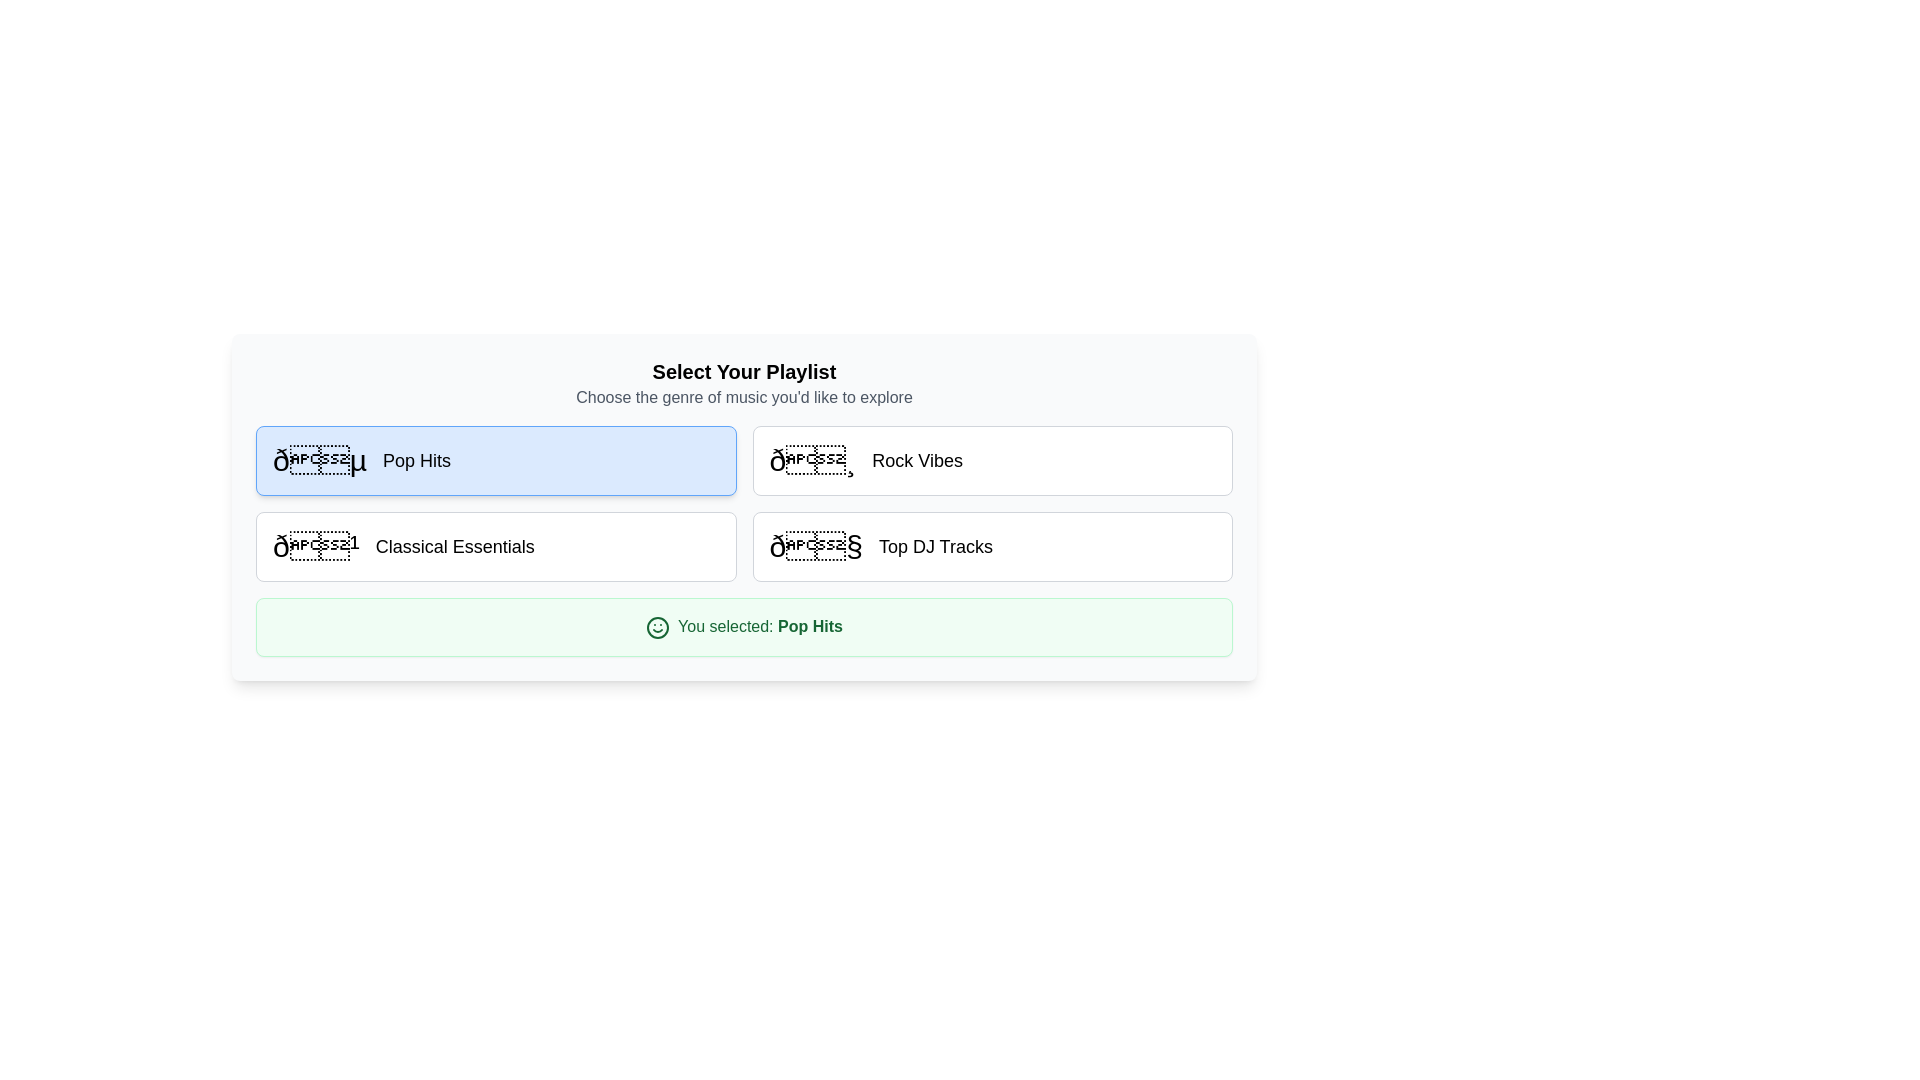  What do you see at coordinates (743, 384) in the screenshot?
I see `text in the header and descriptive text block that introduces and instructs the user about selecting a music playlist, located at the center of the card above the music genre buttons` at bounding box center [743, 384].